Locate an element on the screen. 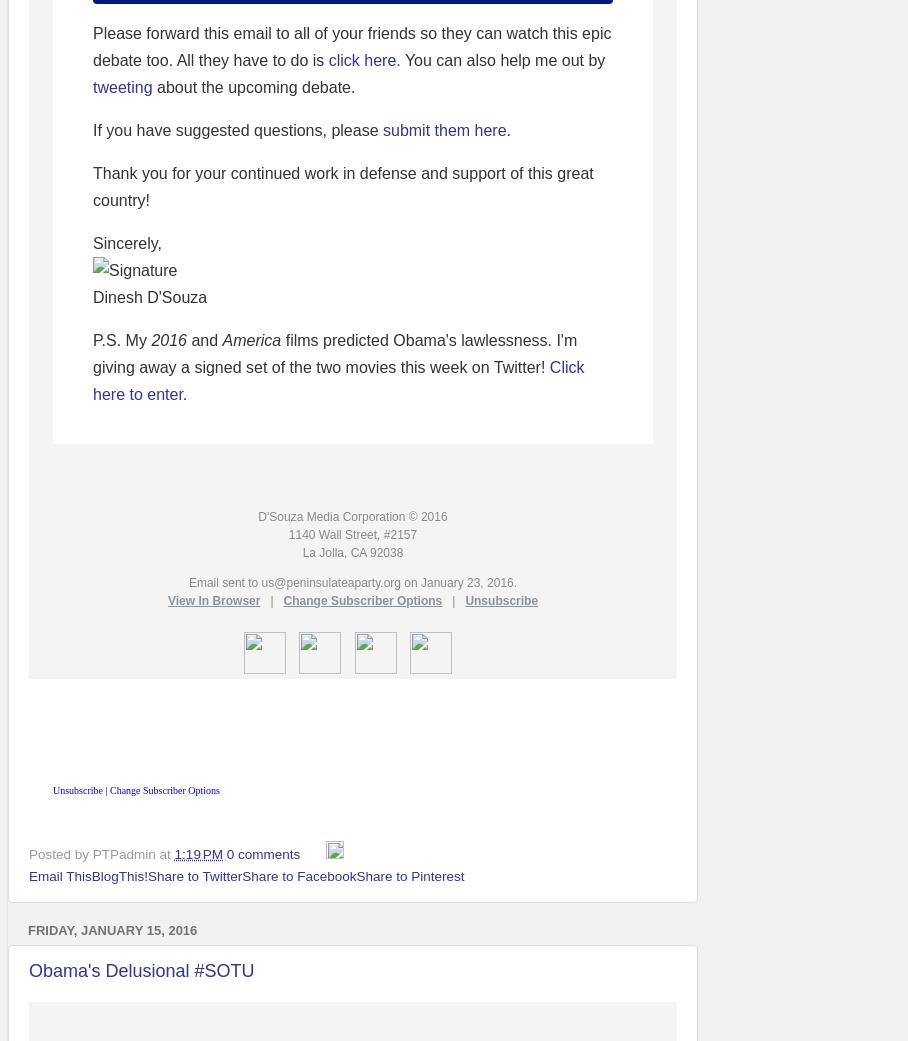 The image size is (908, 1041). 'View In Browser' is located at coordinates (213, 600).